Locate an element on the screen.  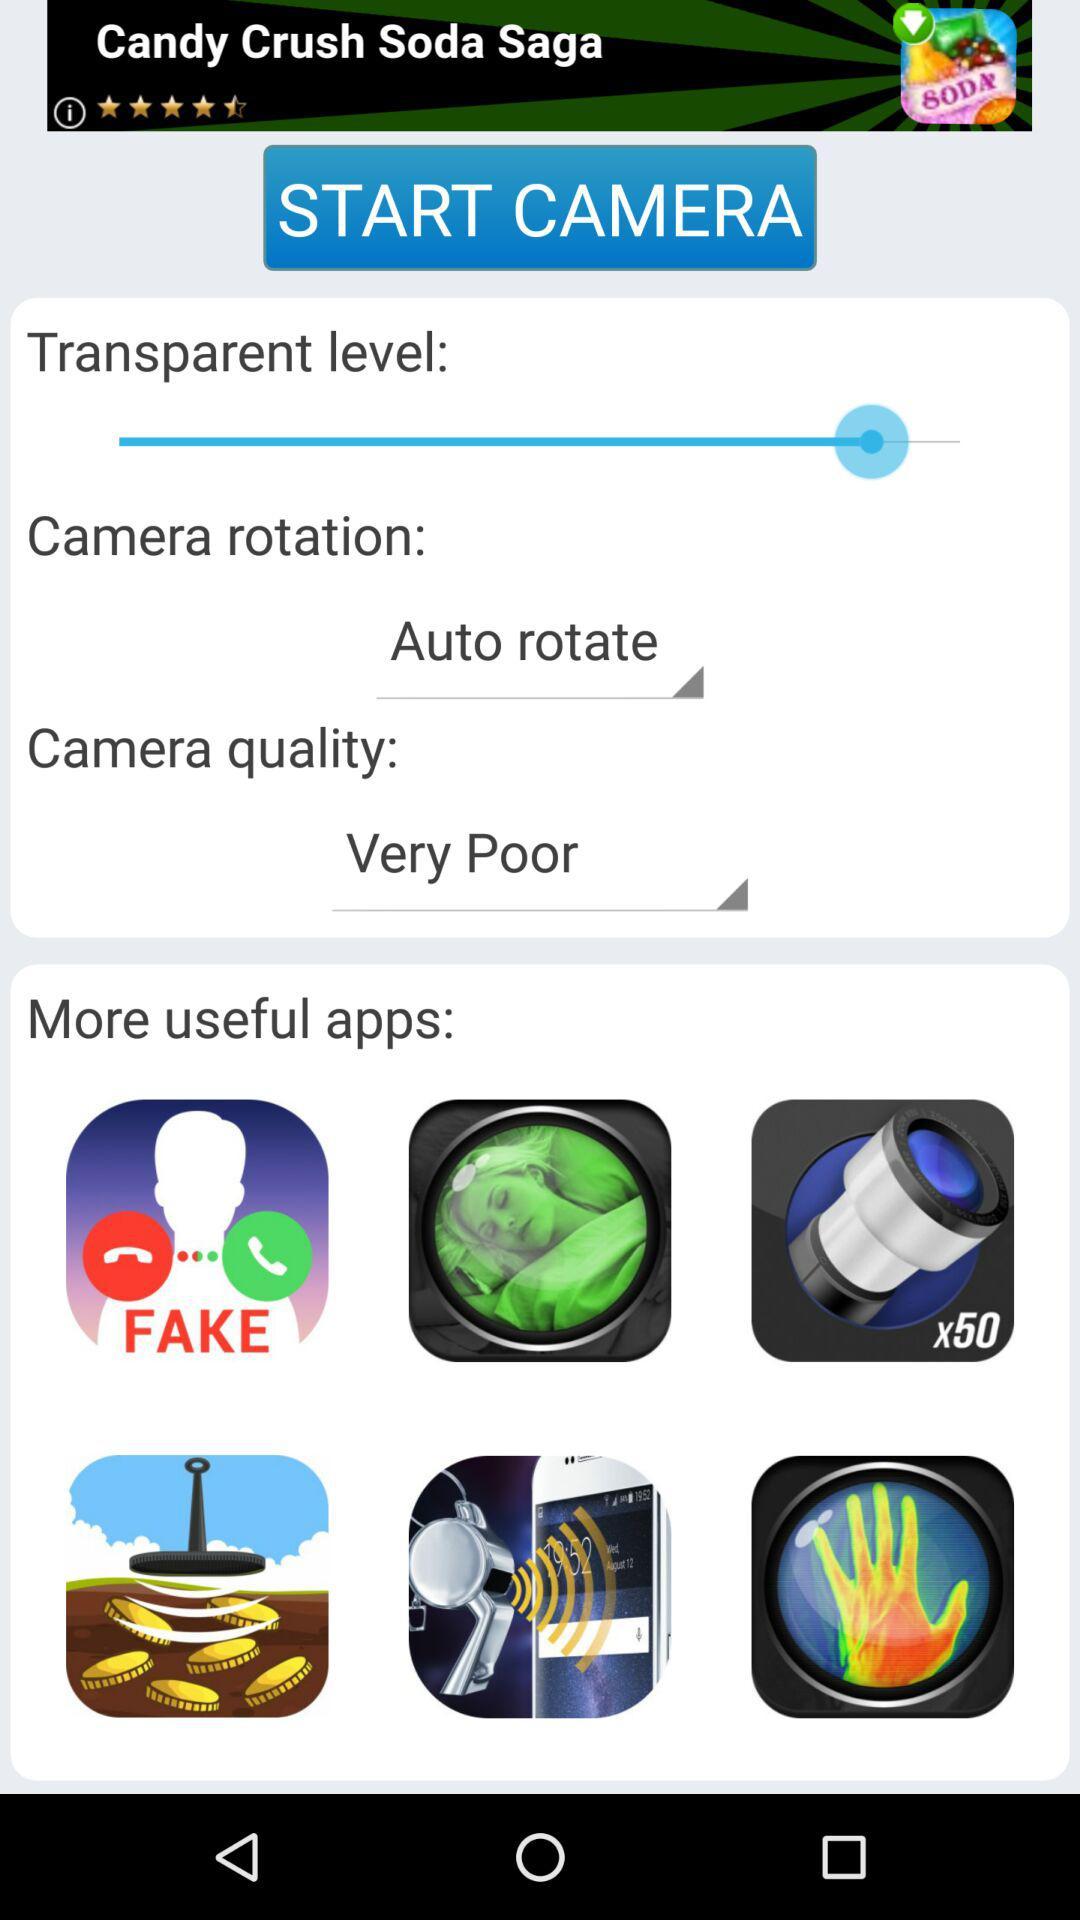
zoom 50x is located at coordinates (881, 1229).